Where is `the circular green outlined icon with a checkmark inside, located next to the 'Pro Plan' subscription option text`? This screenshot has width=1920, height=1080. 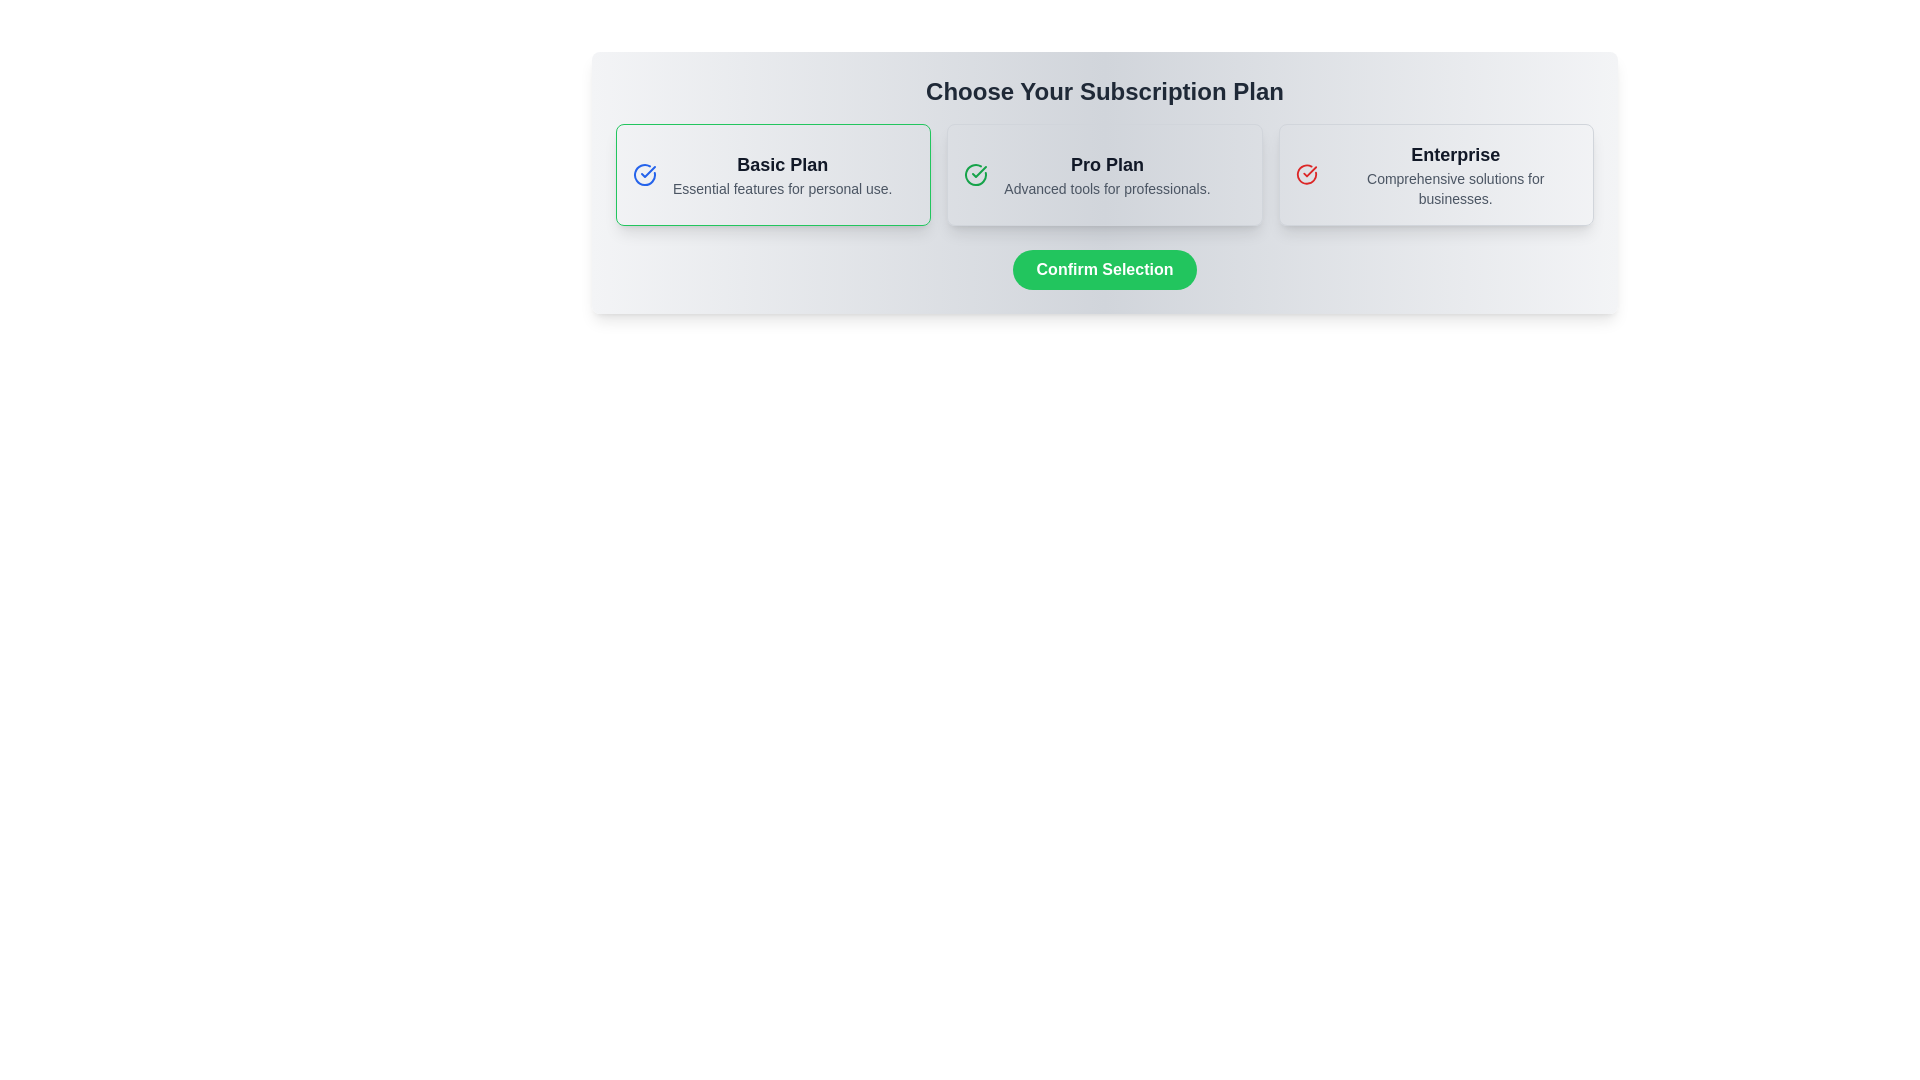 the circular green outlined icon with a checkmark inside, located next to the 'Pro Plan' subscription option text is located at coordinates (976, 173).